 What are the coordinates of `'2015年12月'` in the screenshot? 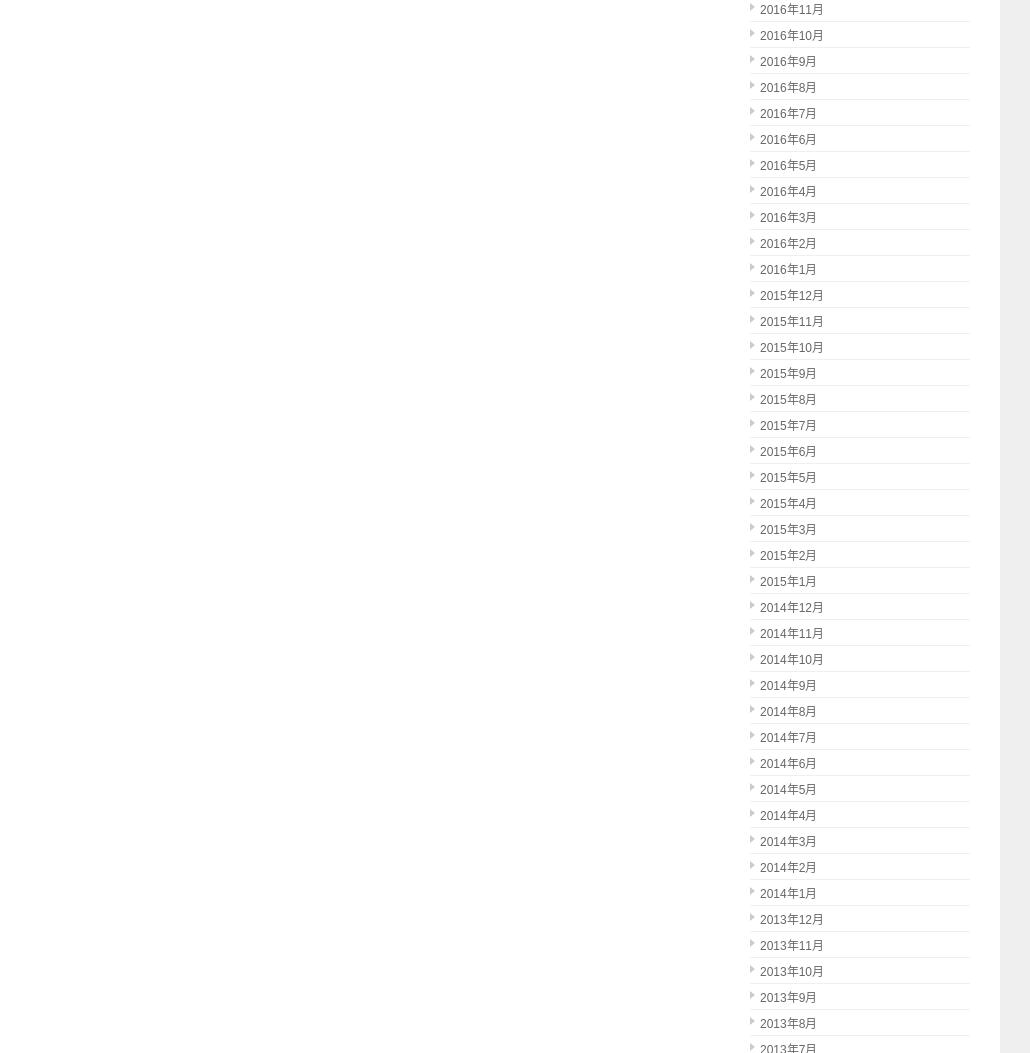 It's located at (790, 295).